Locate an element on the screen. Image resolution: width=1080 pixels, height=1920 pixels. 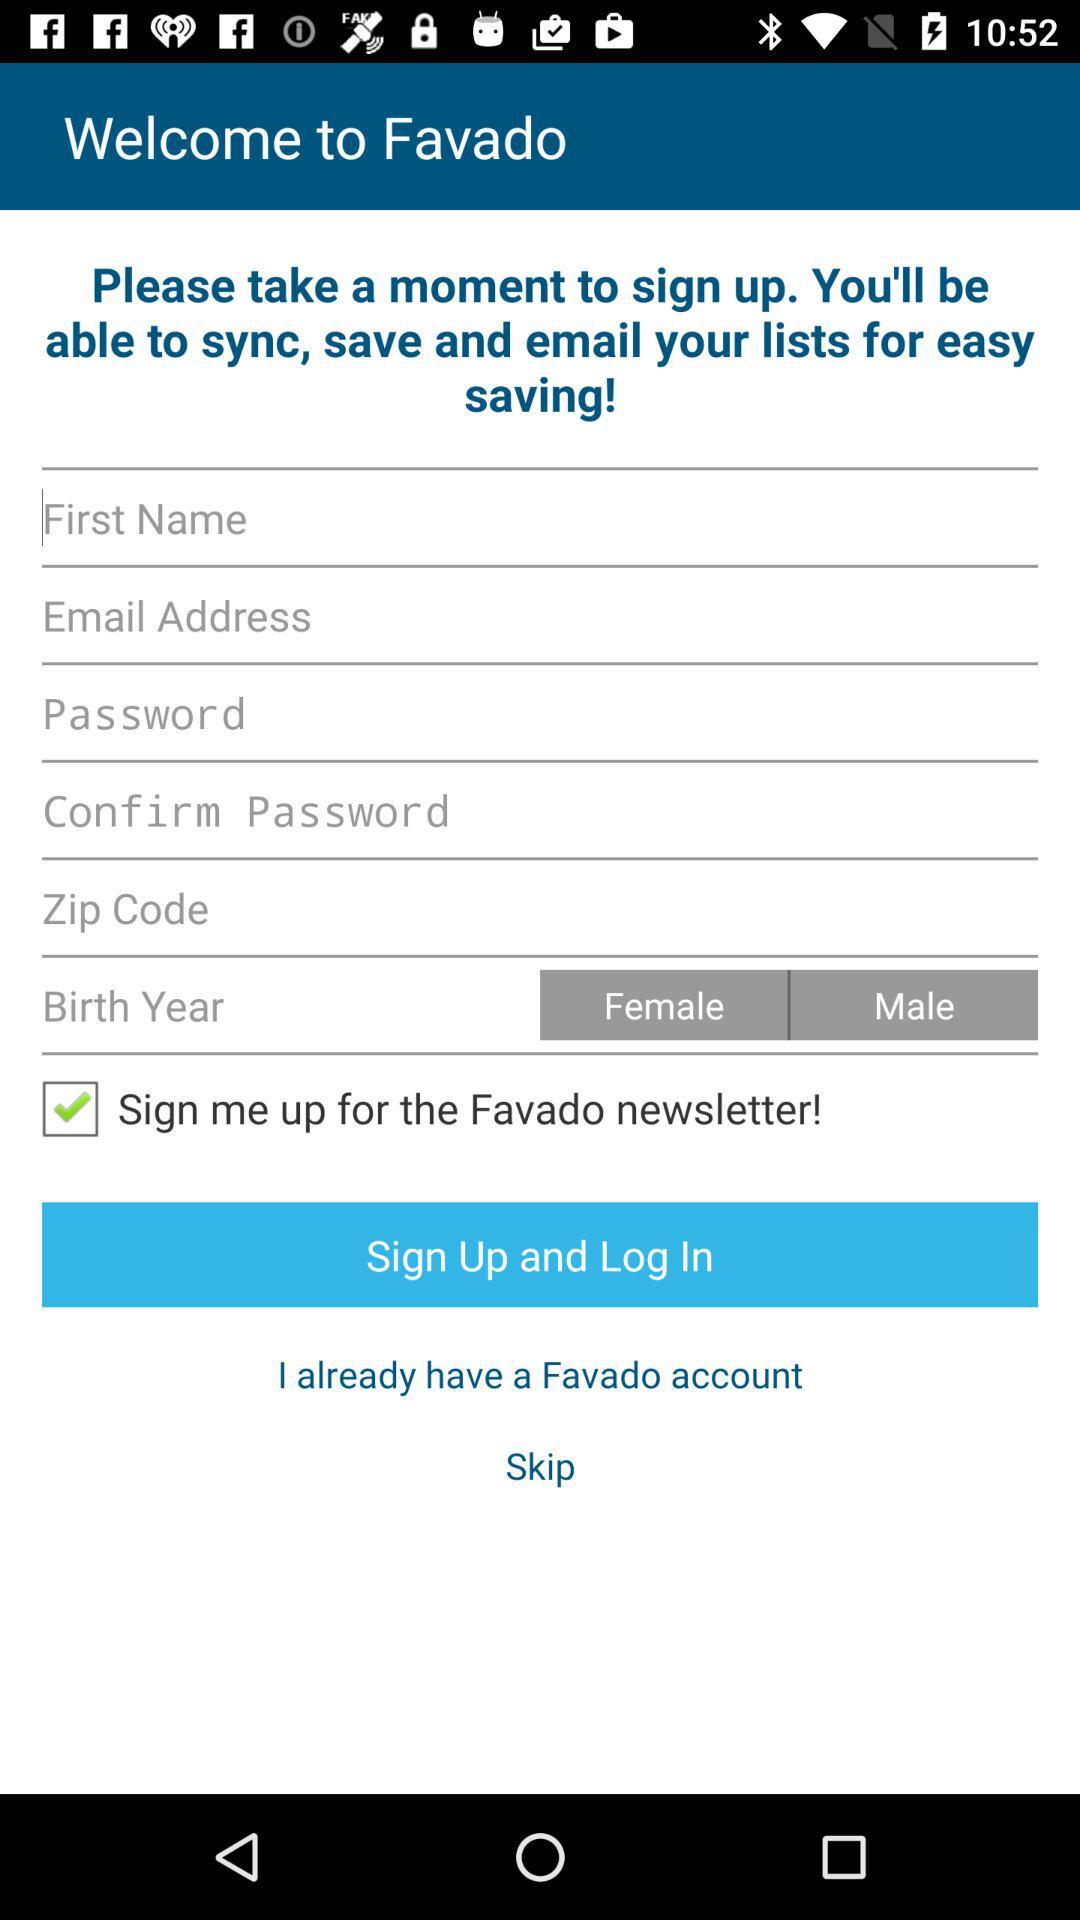
birth year is located at coordinates (290, 1004).